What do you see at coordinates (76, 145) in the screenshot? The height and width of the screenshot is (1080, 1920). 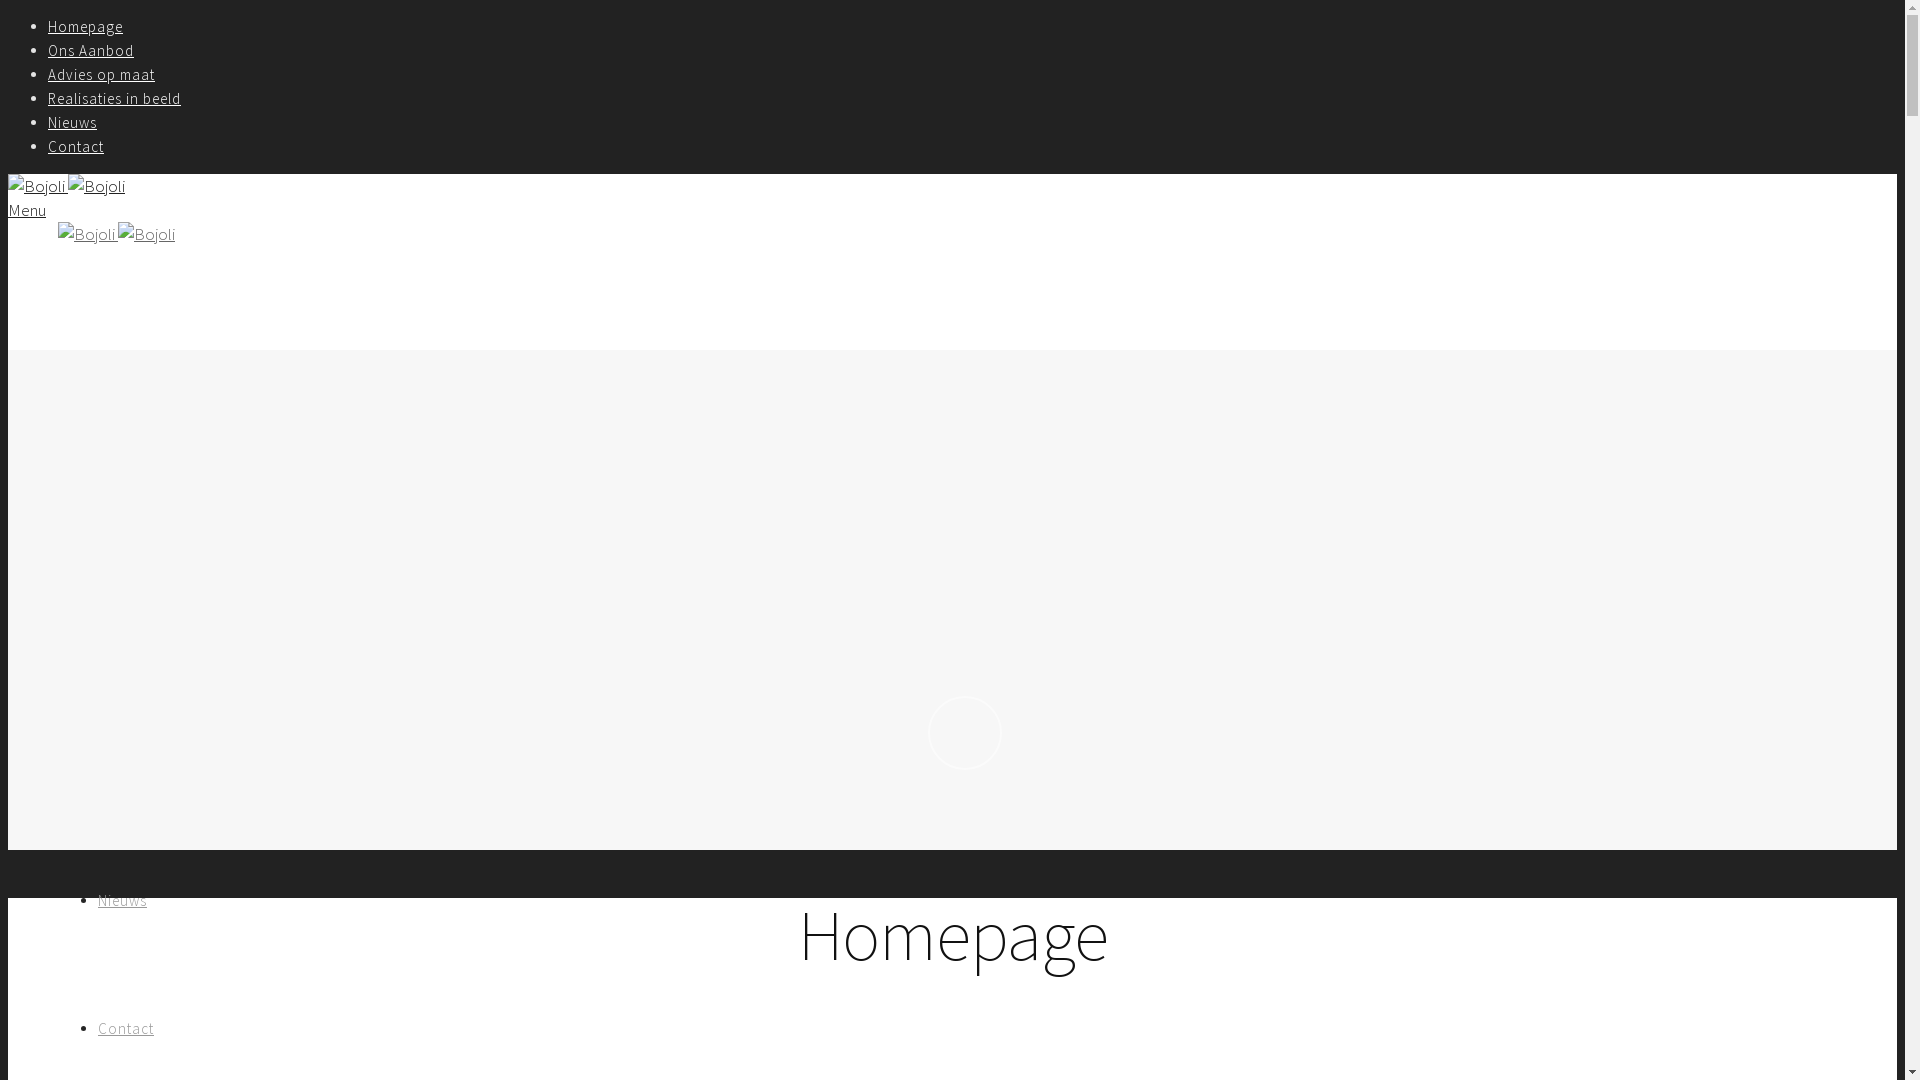 I see `'Contact'` at bounding box center [76, 145].